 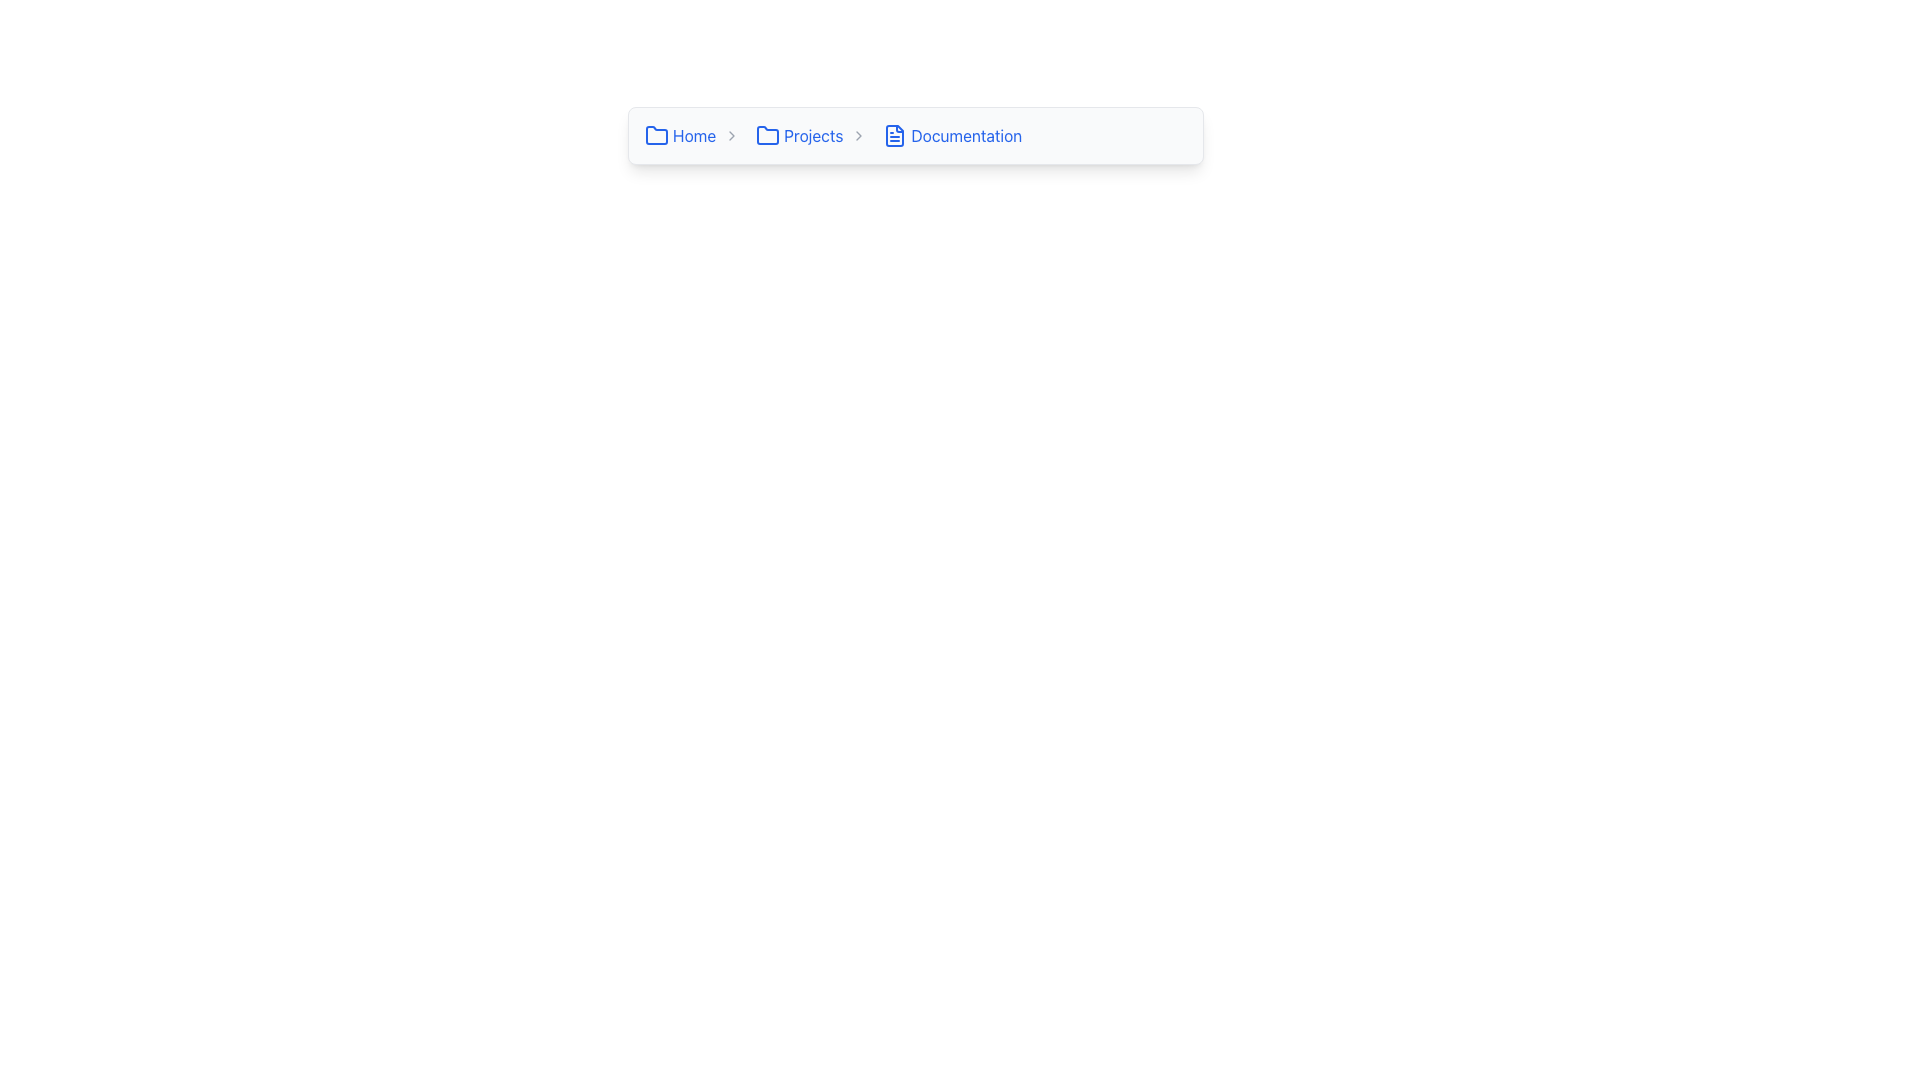 I want to click on the 'Projects' hyperlink, which is styled in blue and located to the right of a minimalist folder icon in the breadcrumb navigation, so click(x=798, y=135).